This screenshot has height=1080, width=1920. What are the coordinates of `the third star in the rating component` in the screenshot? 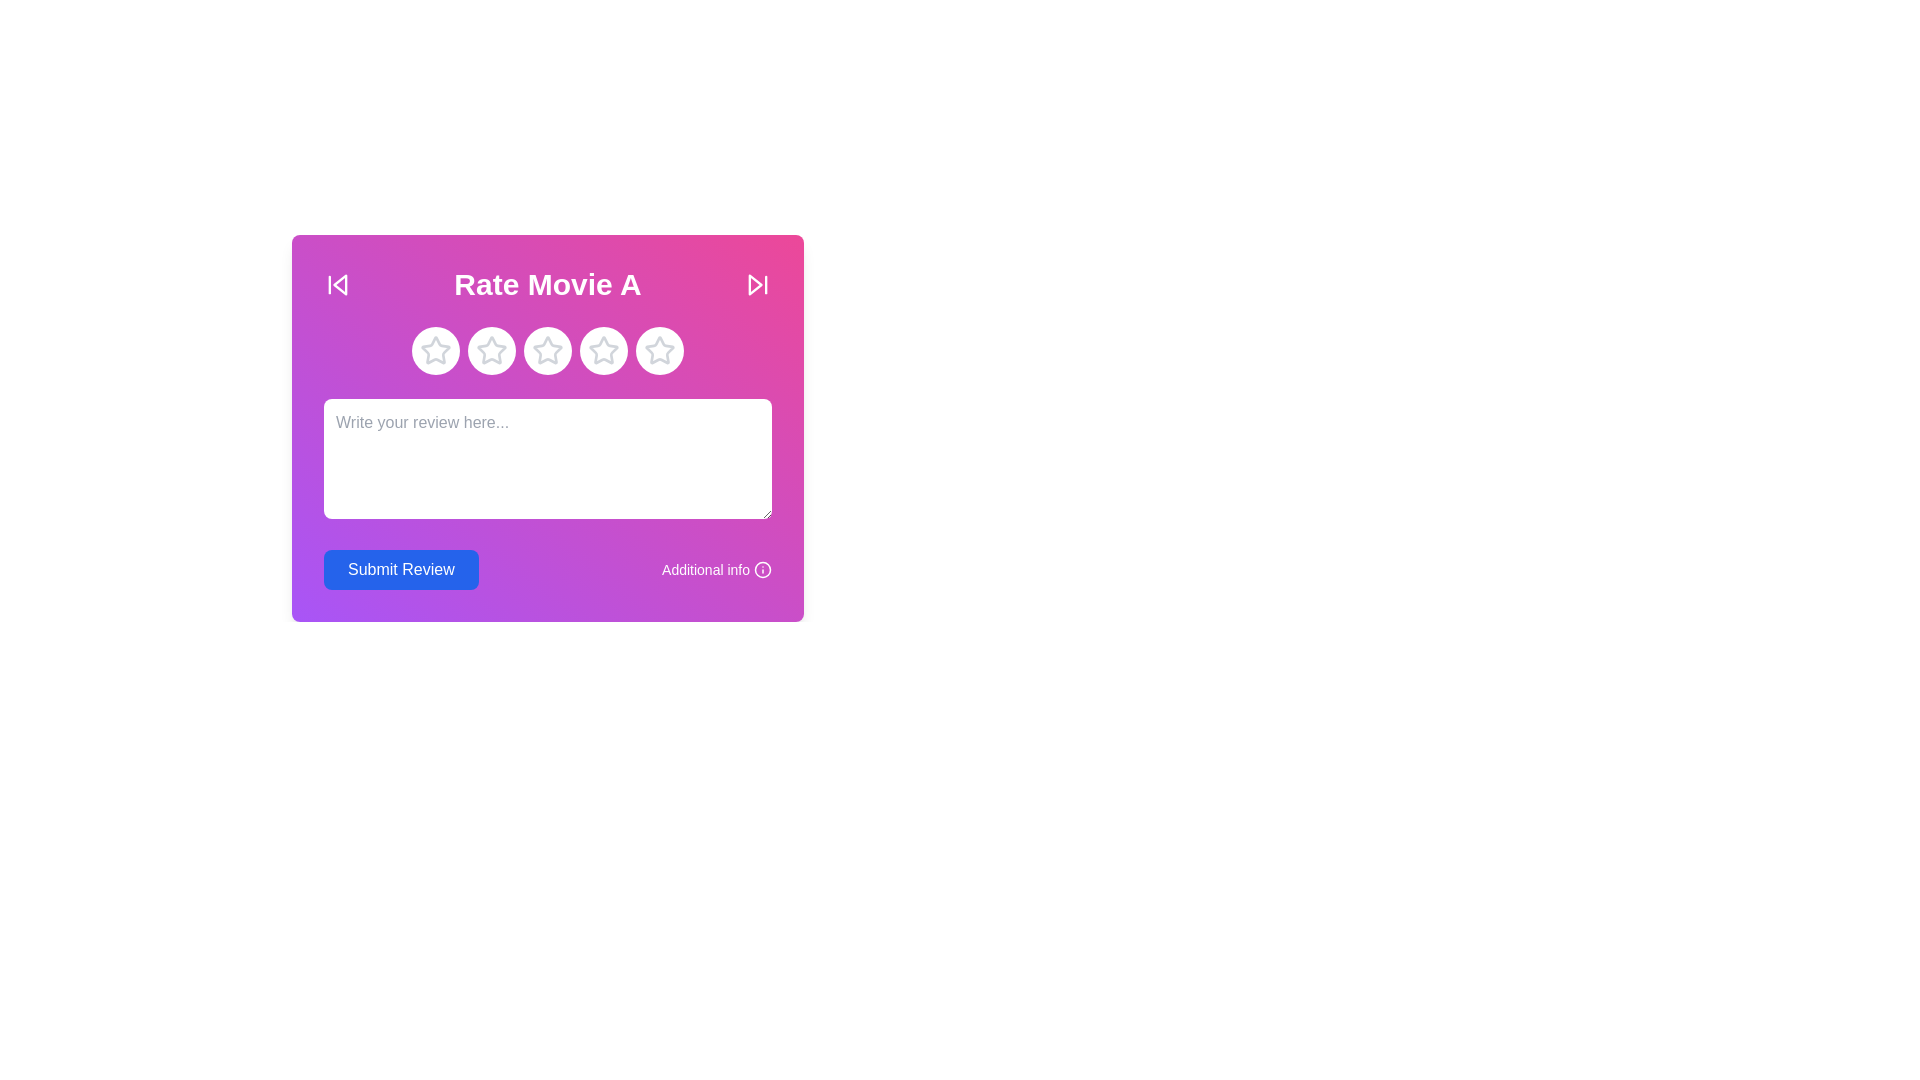 It's located at (547, 349).